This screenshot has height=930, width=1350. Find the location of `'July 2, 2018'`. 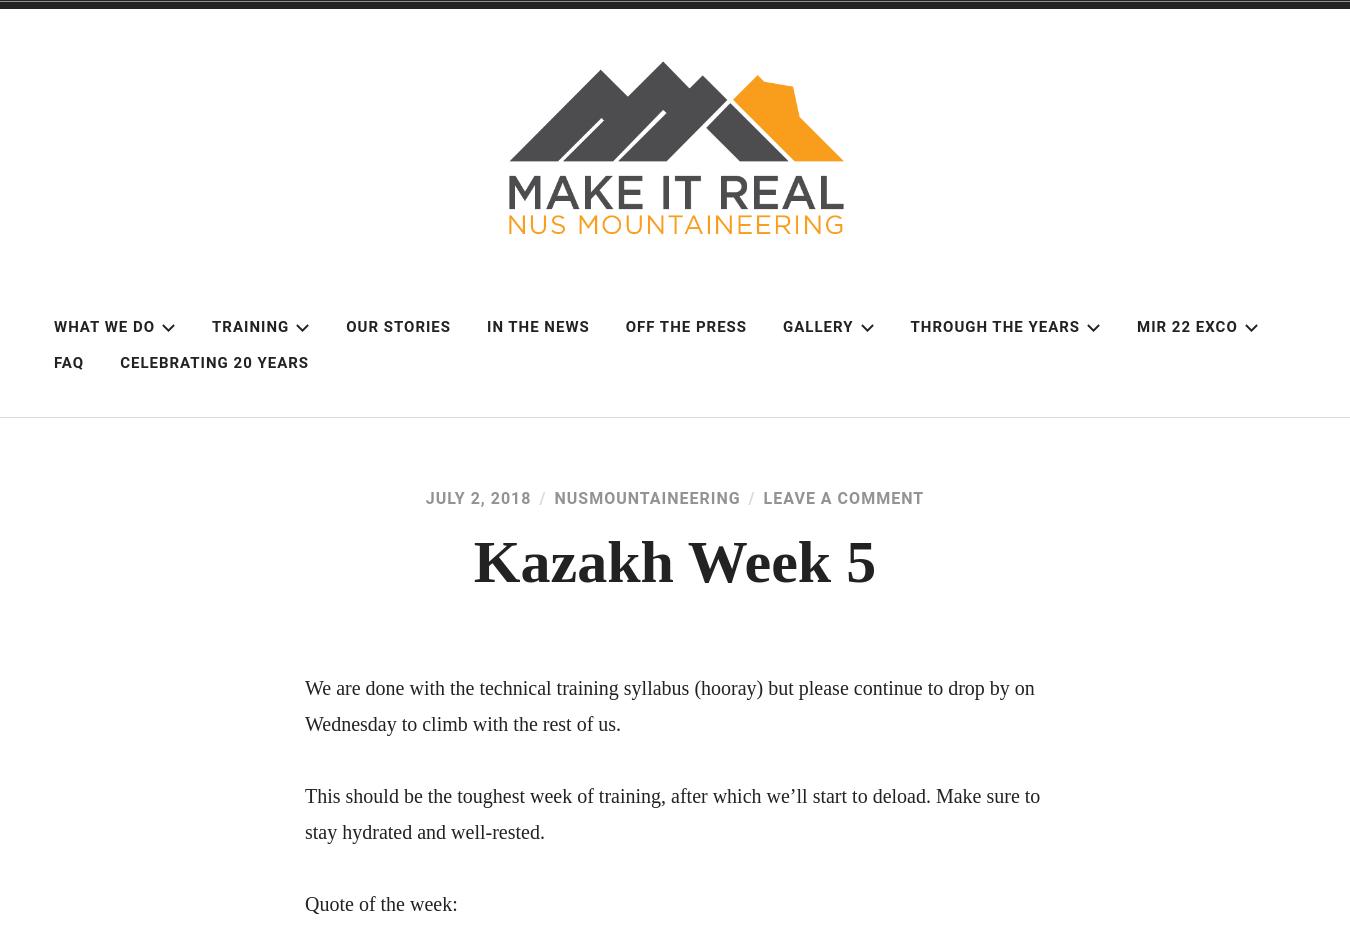

'July 2, 2018' is located at coordinates (477, 497).